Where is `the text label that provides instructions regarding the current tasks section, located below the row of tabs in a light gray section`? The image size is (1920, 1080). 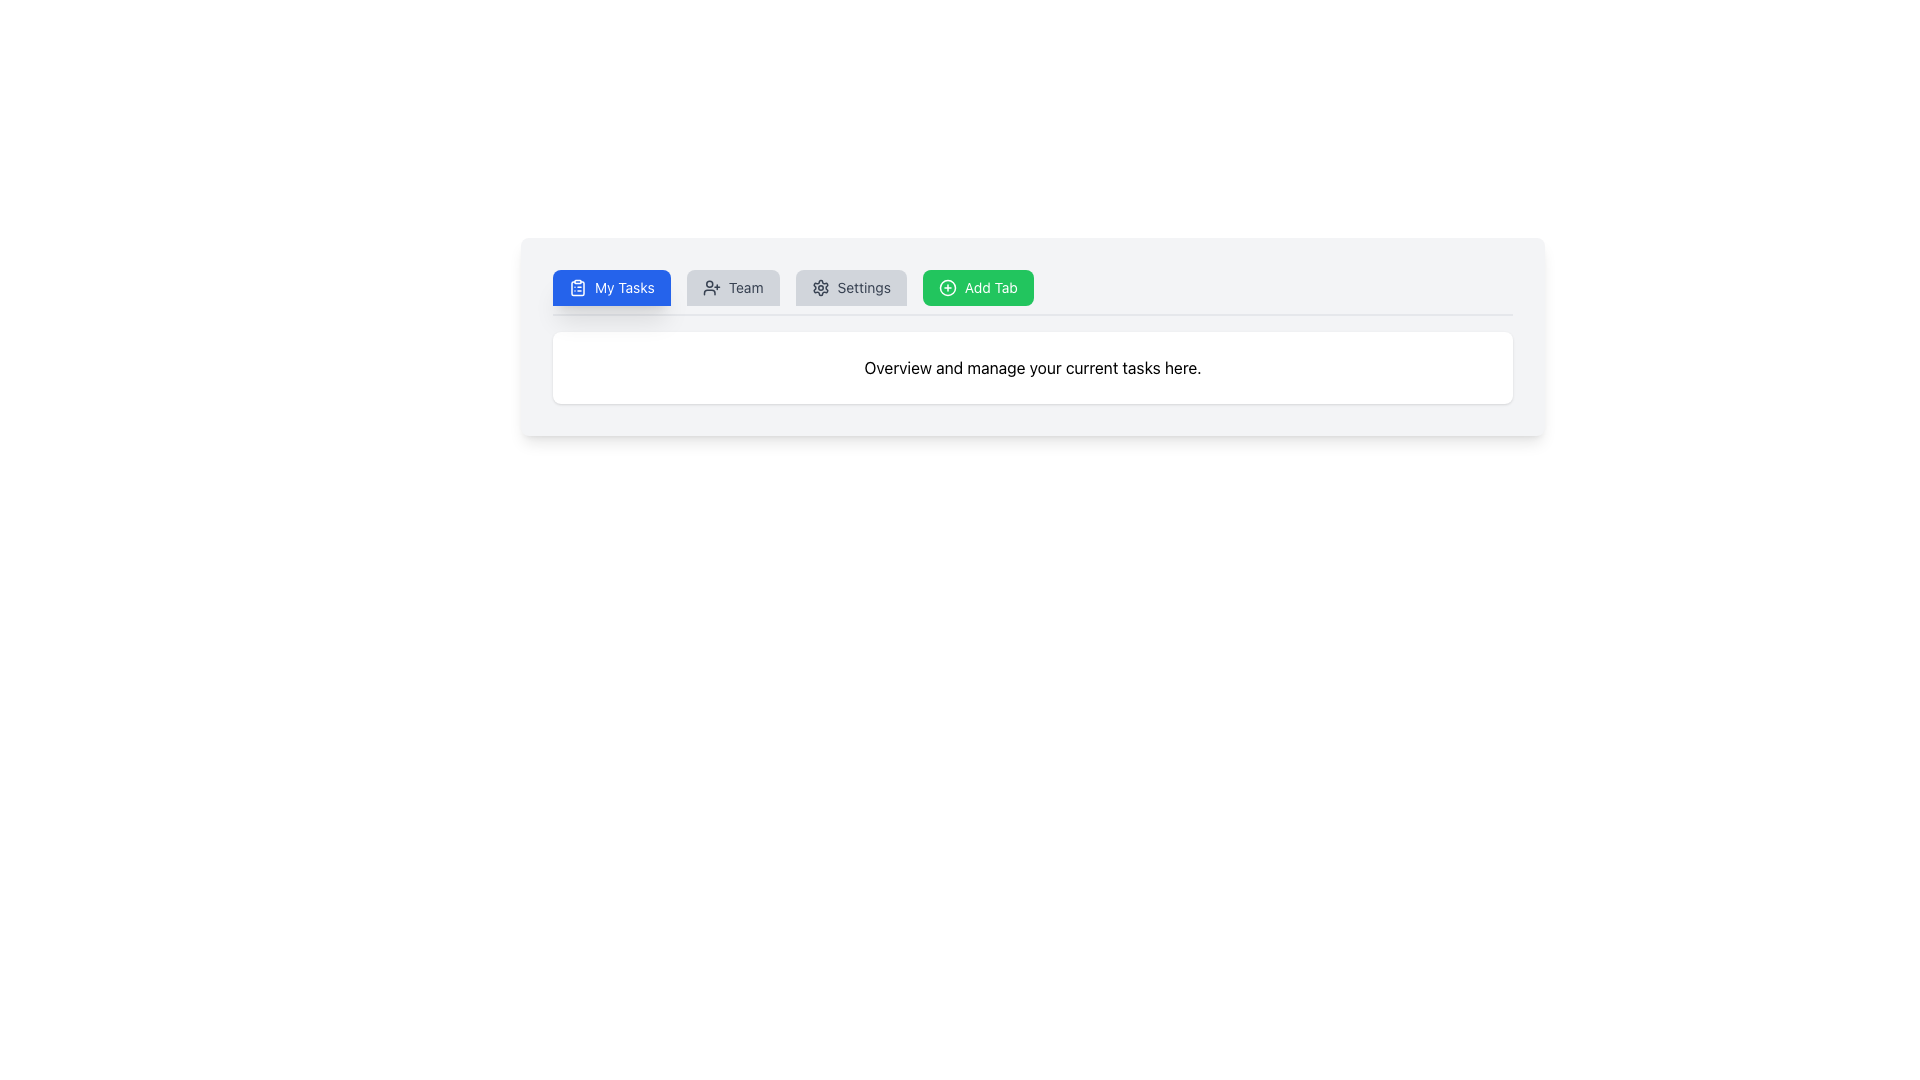
the text label that provides instructions regarding the current tasks section, located below the row of tabs in a light gray section is located at coordinates (1032, 367).